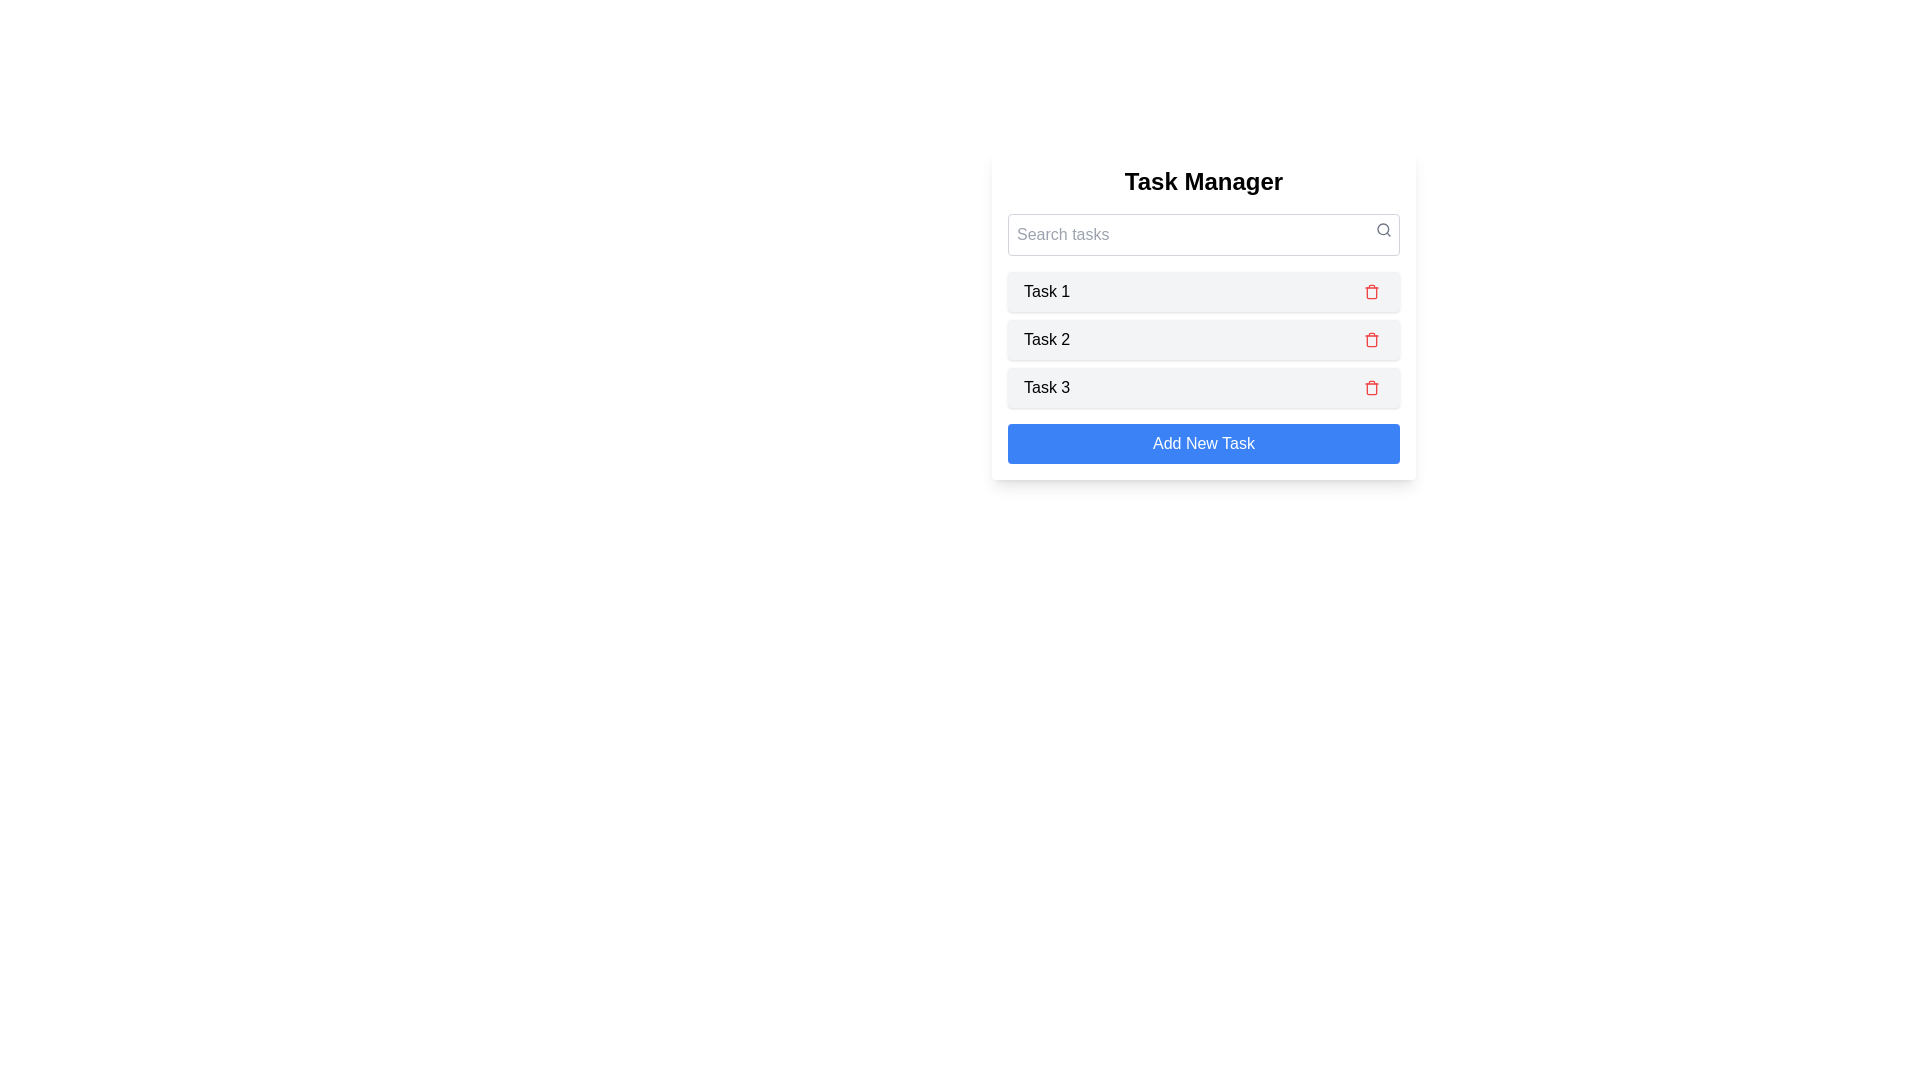 The width and height of the screenshot is (1920, 1080). What do you see at coordinates (1203, 442) in the screenshot?
I see `'Add New Task' button to add a new task` at bounding box center [1203, 442].